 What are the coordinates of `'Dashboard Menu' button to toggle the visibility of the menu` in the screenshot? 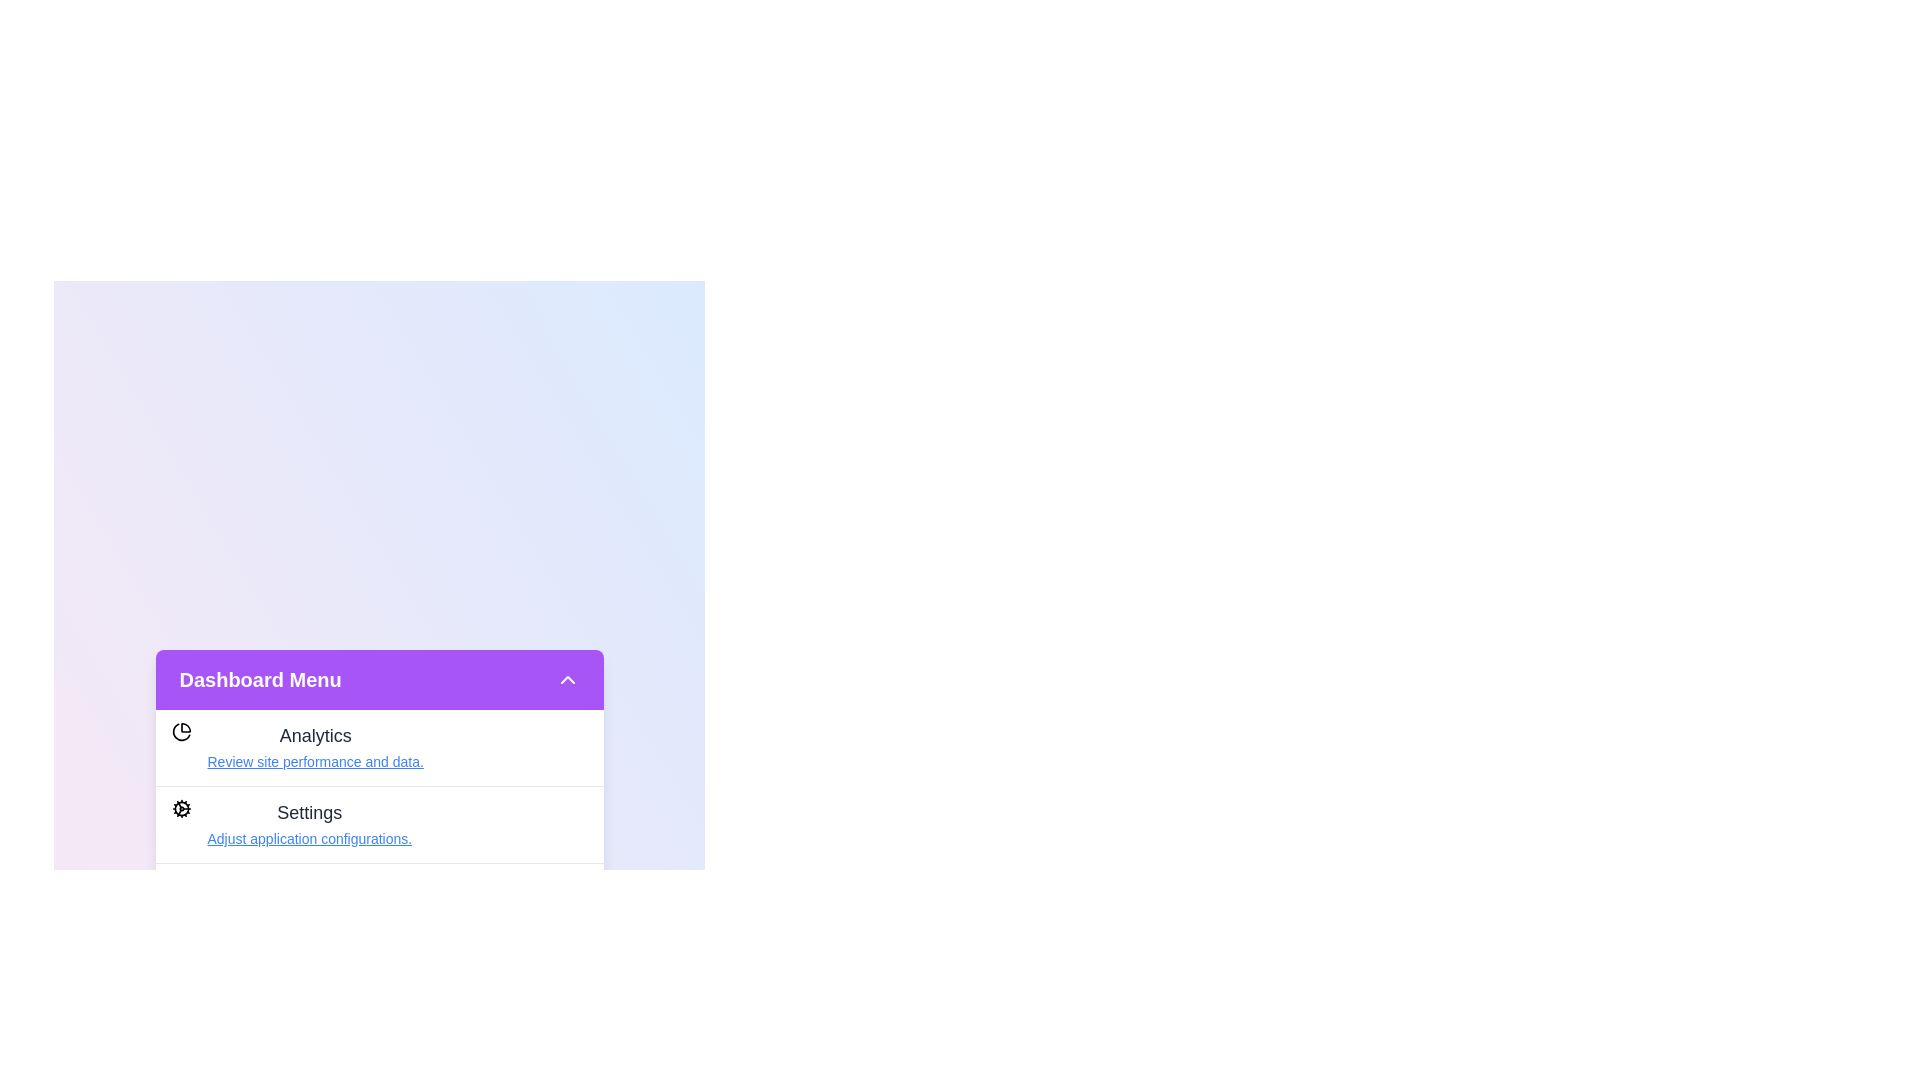 It's located at (379, 678).